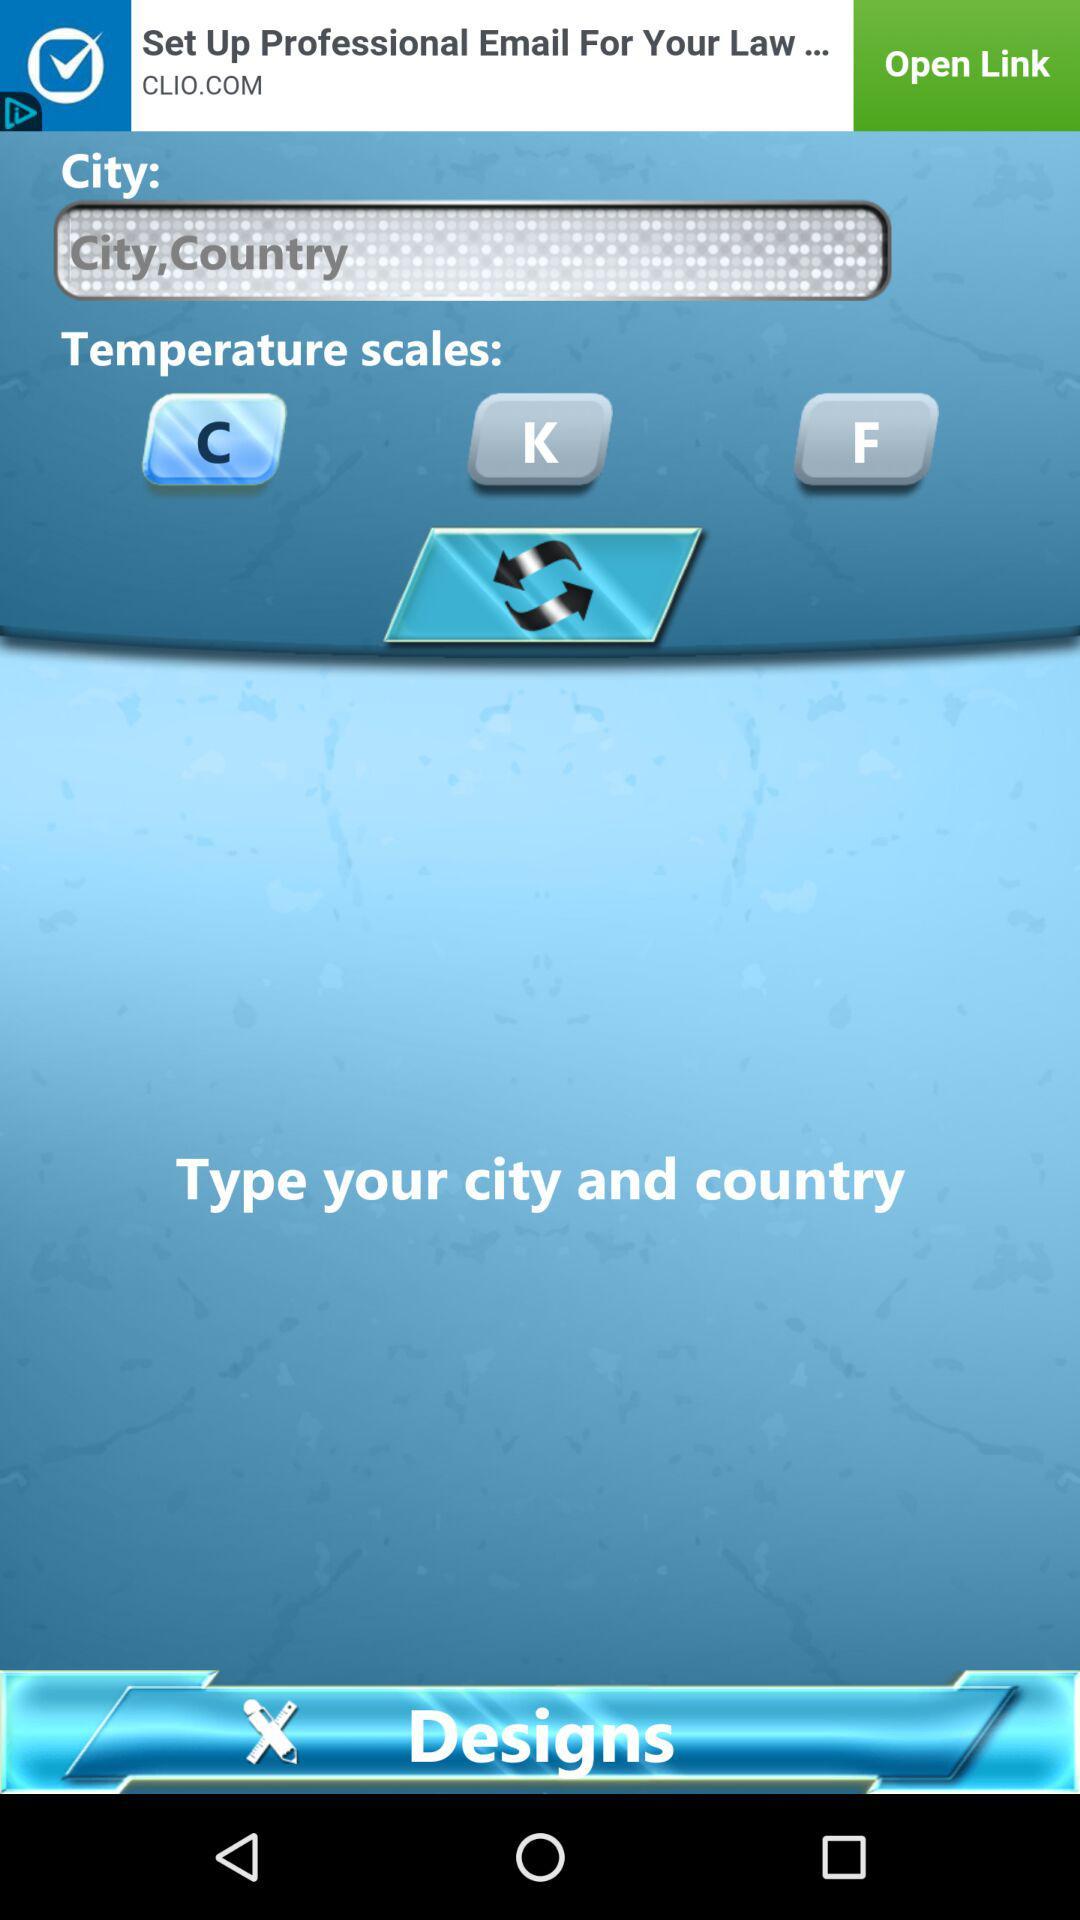  Describe the element at coordinates (472, 249) in the screenshot. I see `type to city option` at that location.